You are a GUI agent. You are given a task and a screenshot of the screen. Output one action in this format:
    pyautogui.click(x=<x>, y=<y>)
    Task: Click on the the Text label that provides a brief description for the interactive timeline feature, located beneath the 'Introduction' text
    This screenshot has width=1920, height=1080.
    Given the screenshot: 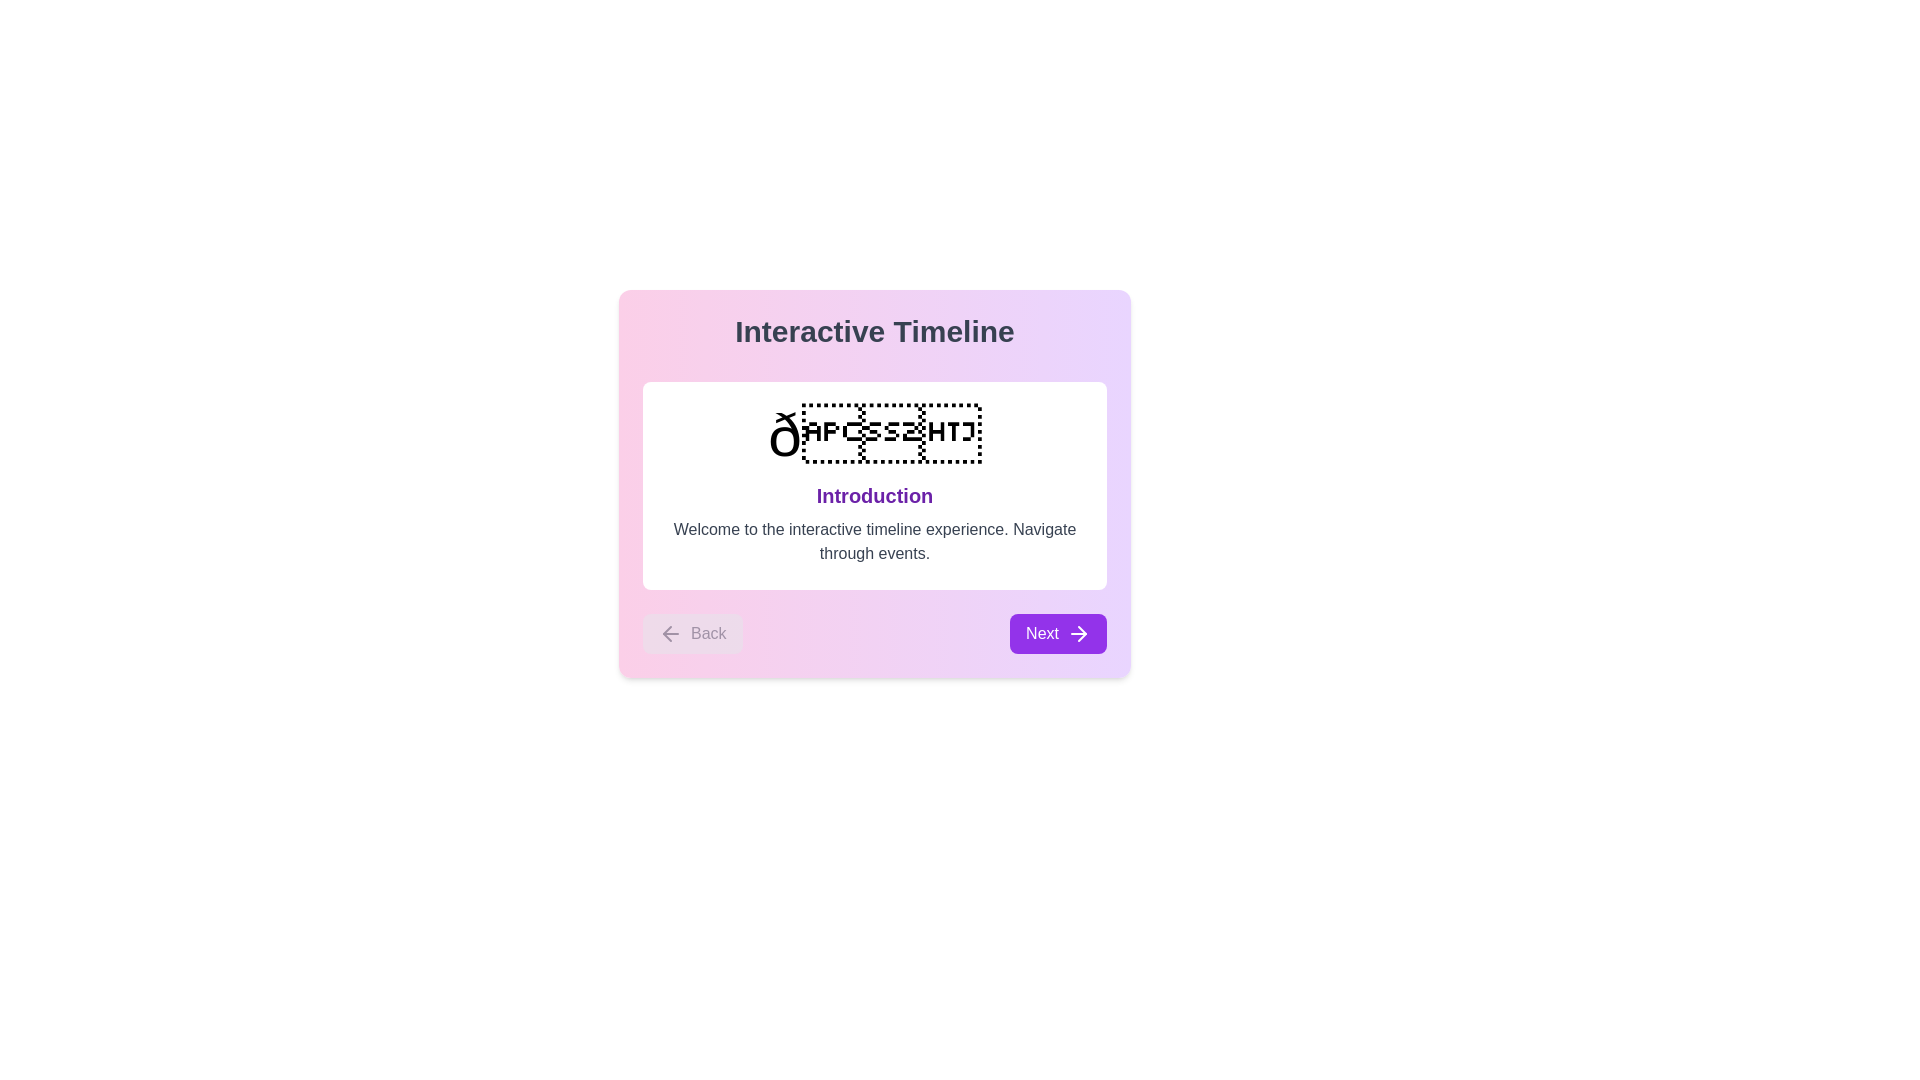 What is the action you would take?
    pyautogui.click(x=874, y=542)
    